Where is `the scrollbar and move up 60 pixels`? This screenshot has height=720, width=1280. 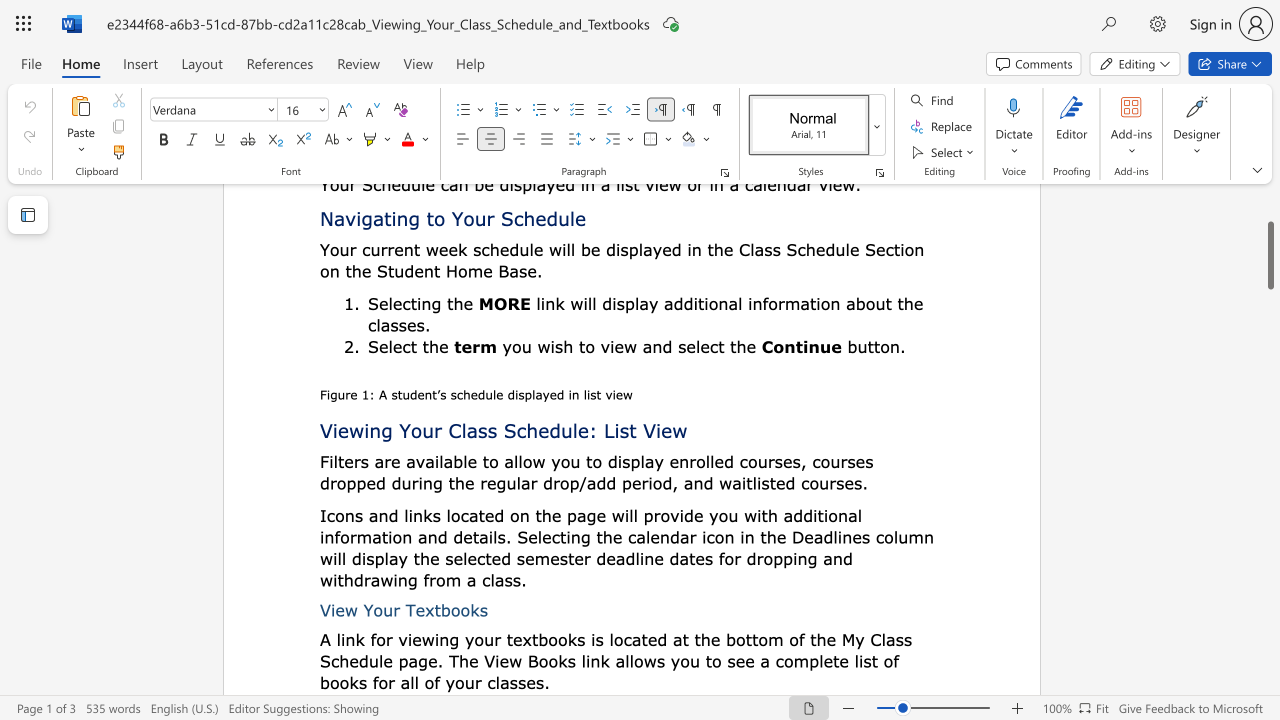
the scrollbar and move up 60 pixels is located at coordinates (1269, 254).